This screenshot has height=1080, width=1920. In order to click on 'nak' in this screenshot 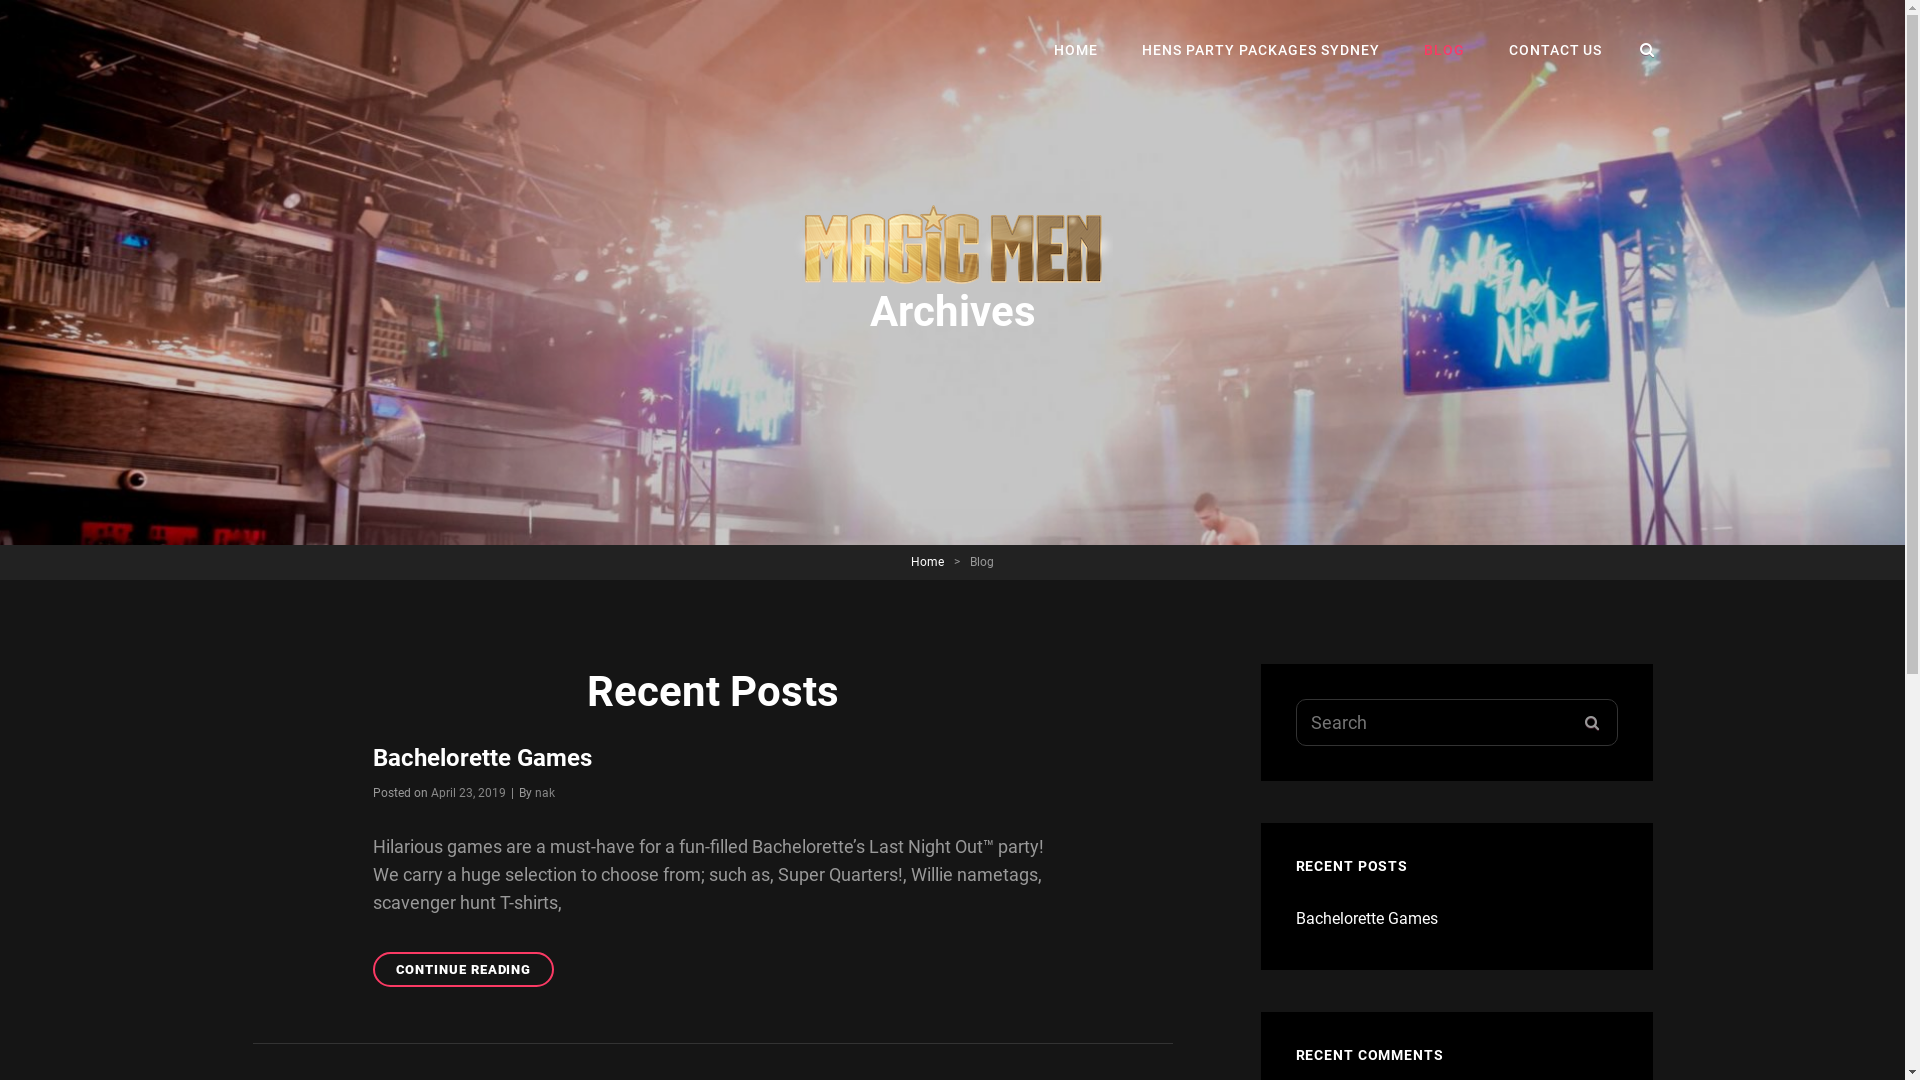, I will do `click(543, 792)`.